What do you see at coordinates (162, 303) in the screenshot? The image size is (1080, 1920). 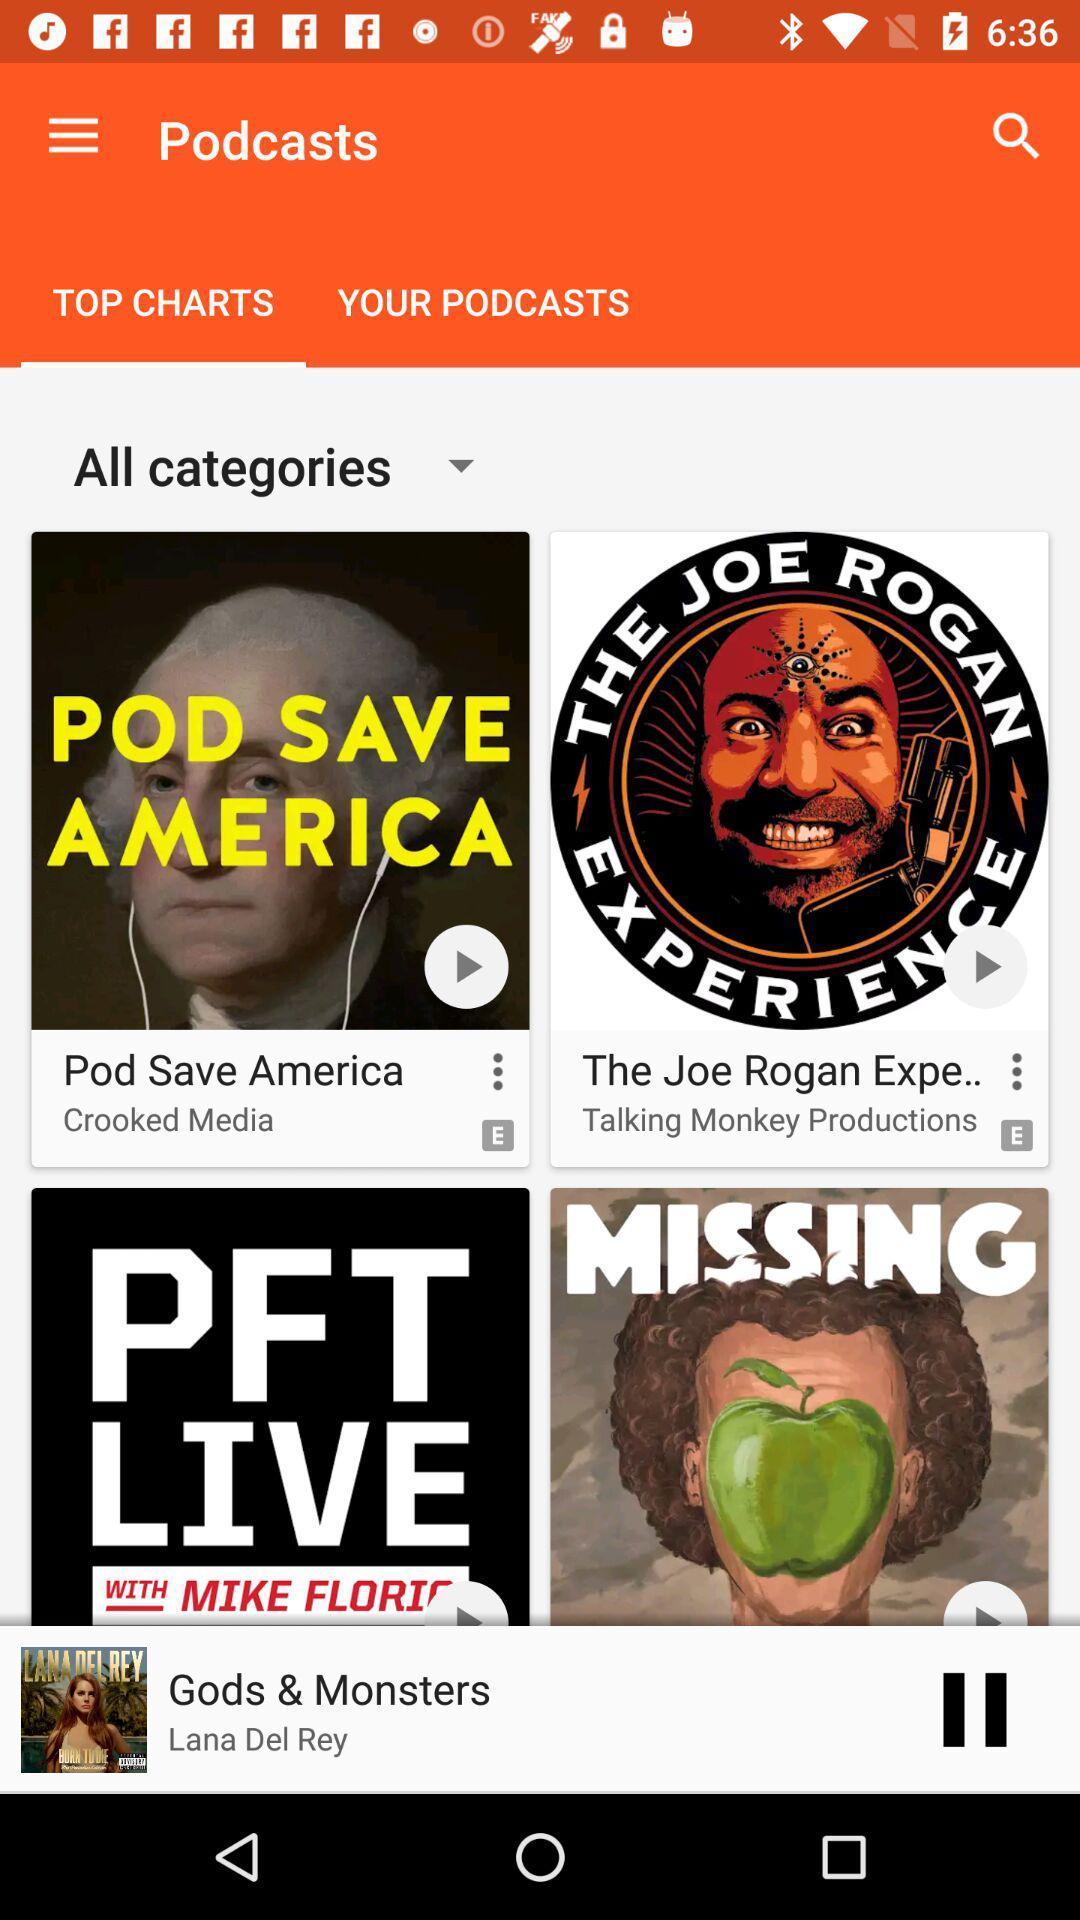 I see `the icon to the left of the your podcasts icon` at bounding box center [162, 303].